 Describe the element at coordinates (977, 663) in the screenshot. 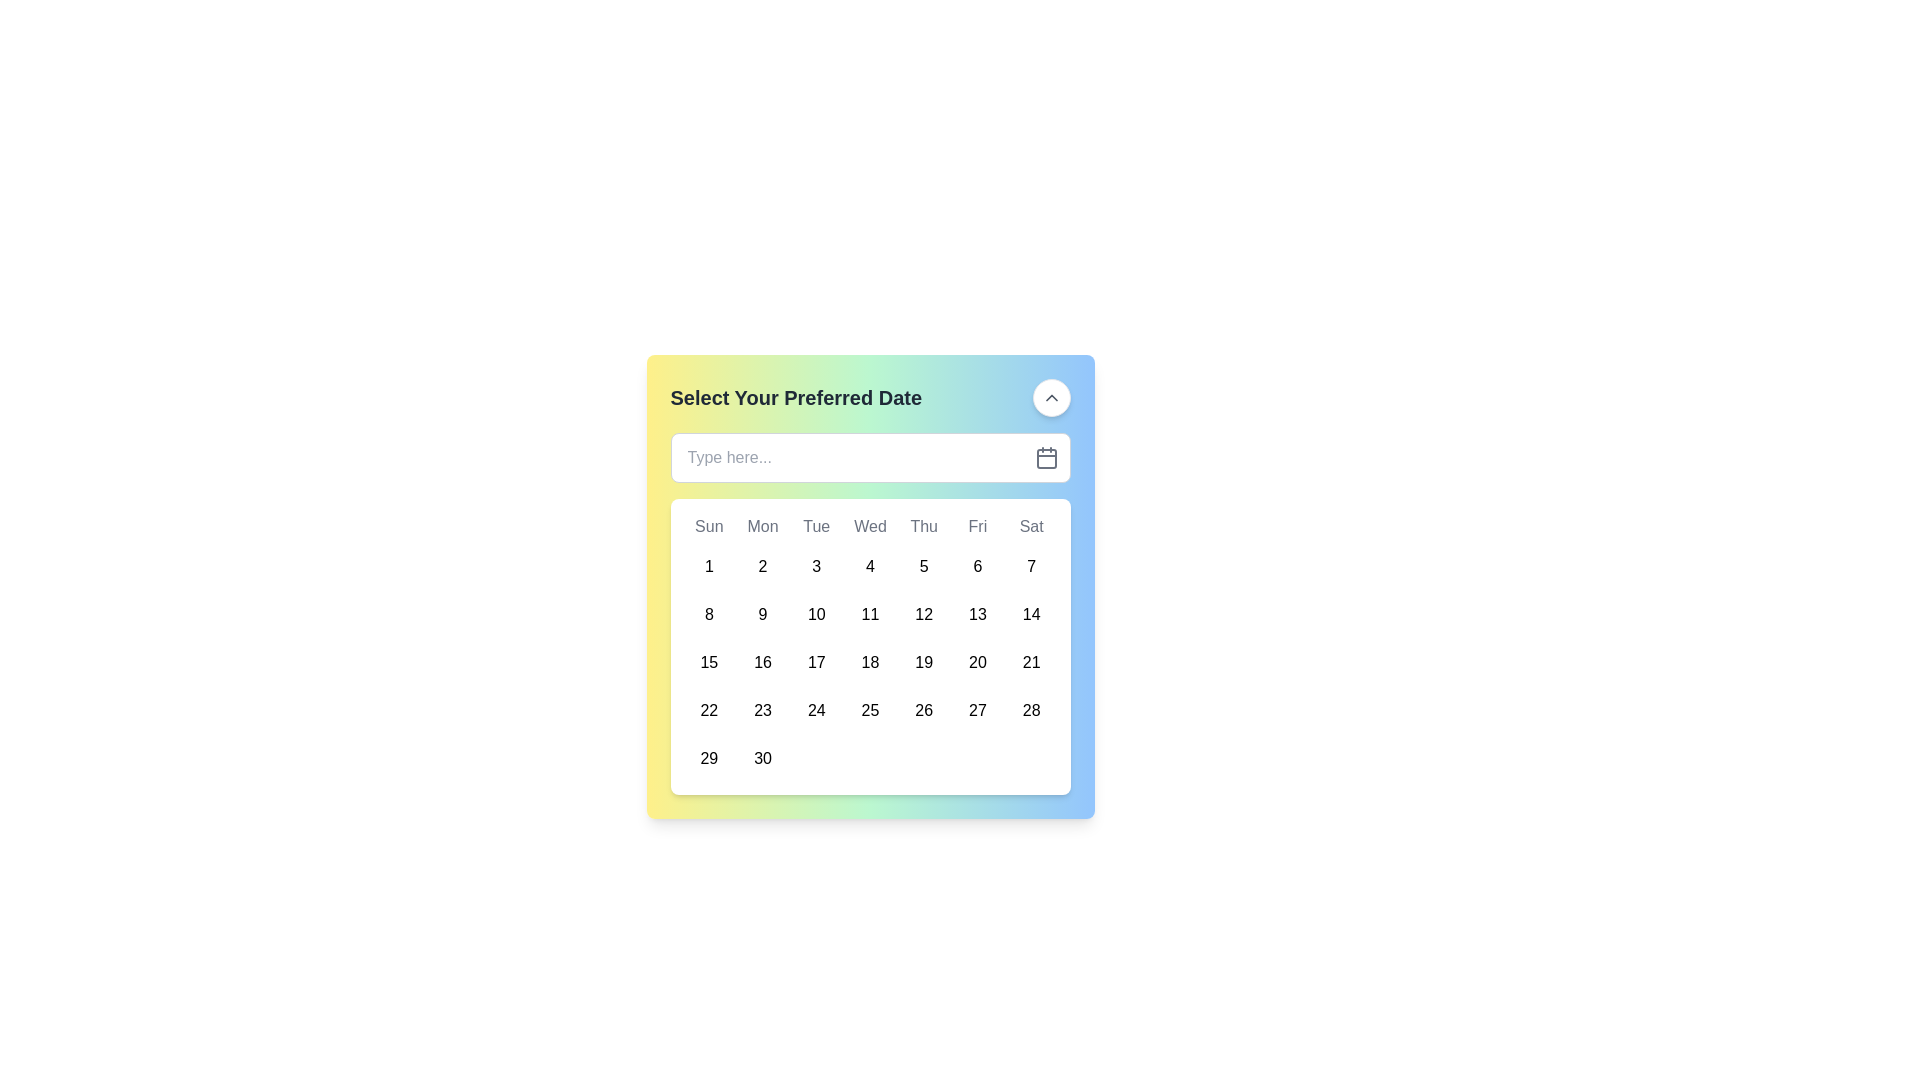

I see `the button representing the date '20' in the calendar for accessibility purposes` at that location.